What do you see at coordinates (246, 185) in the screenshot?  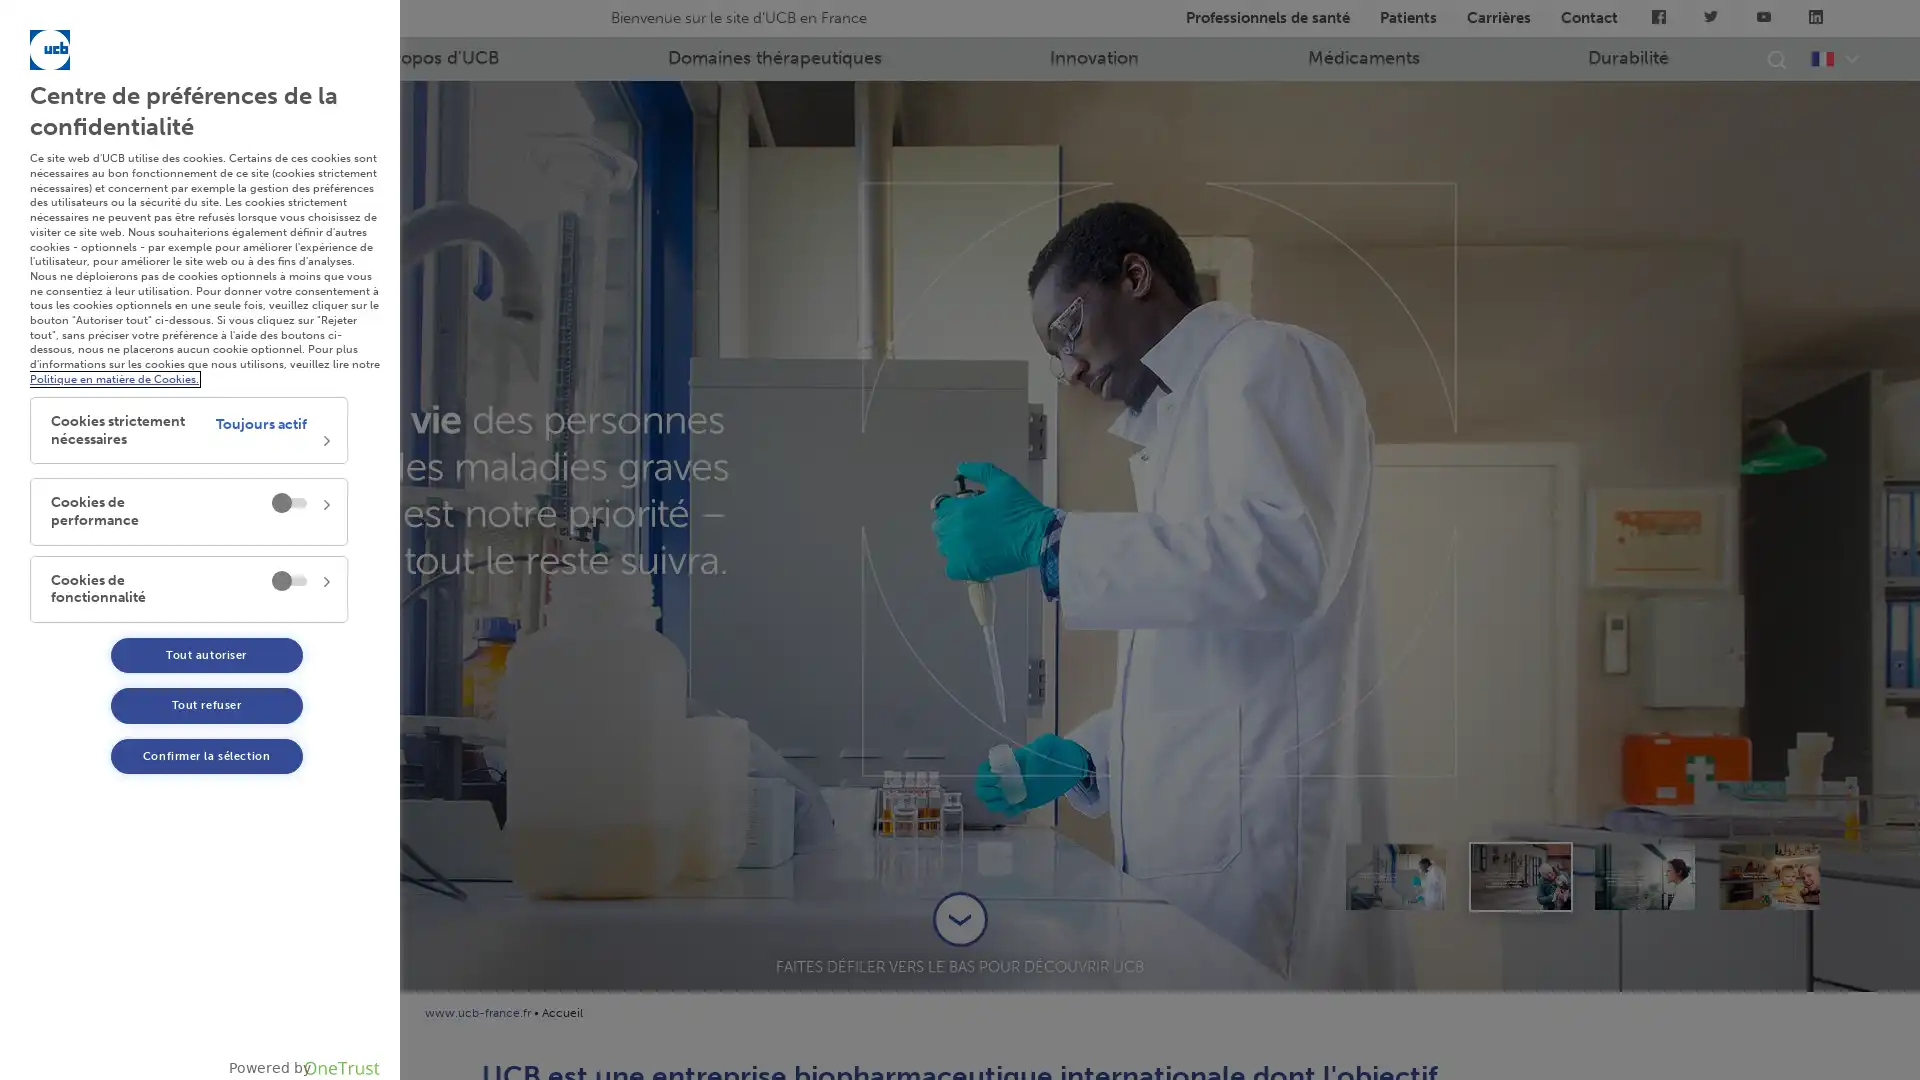 I see `Cancel` at bounding box center [246, 185].